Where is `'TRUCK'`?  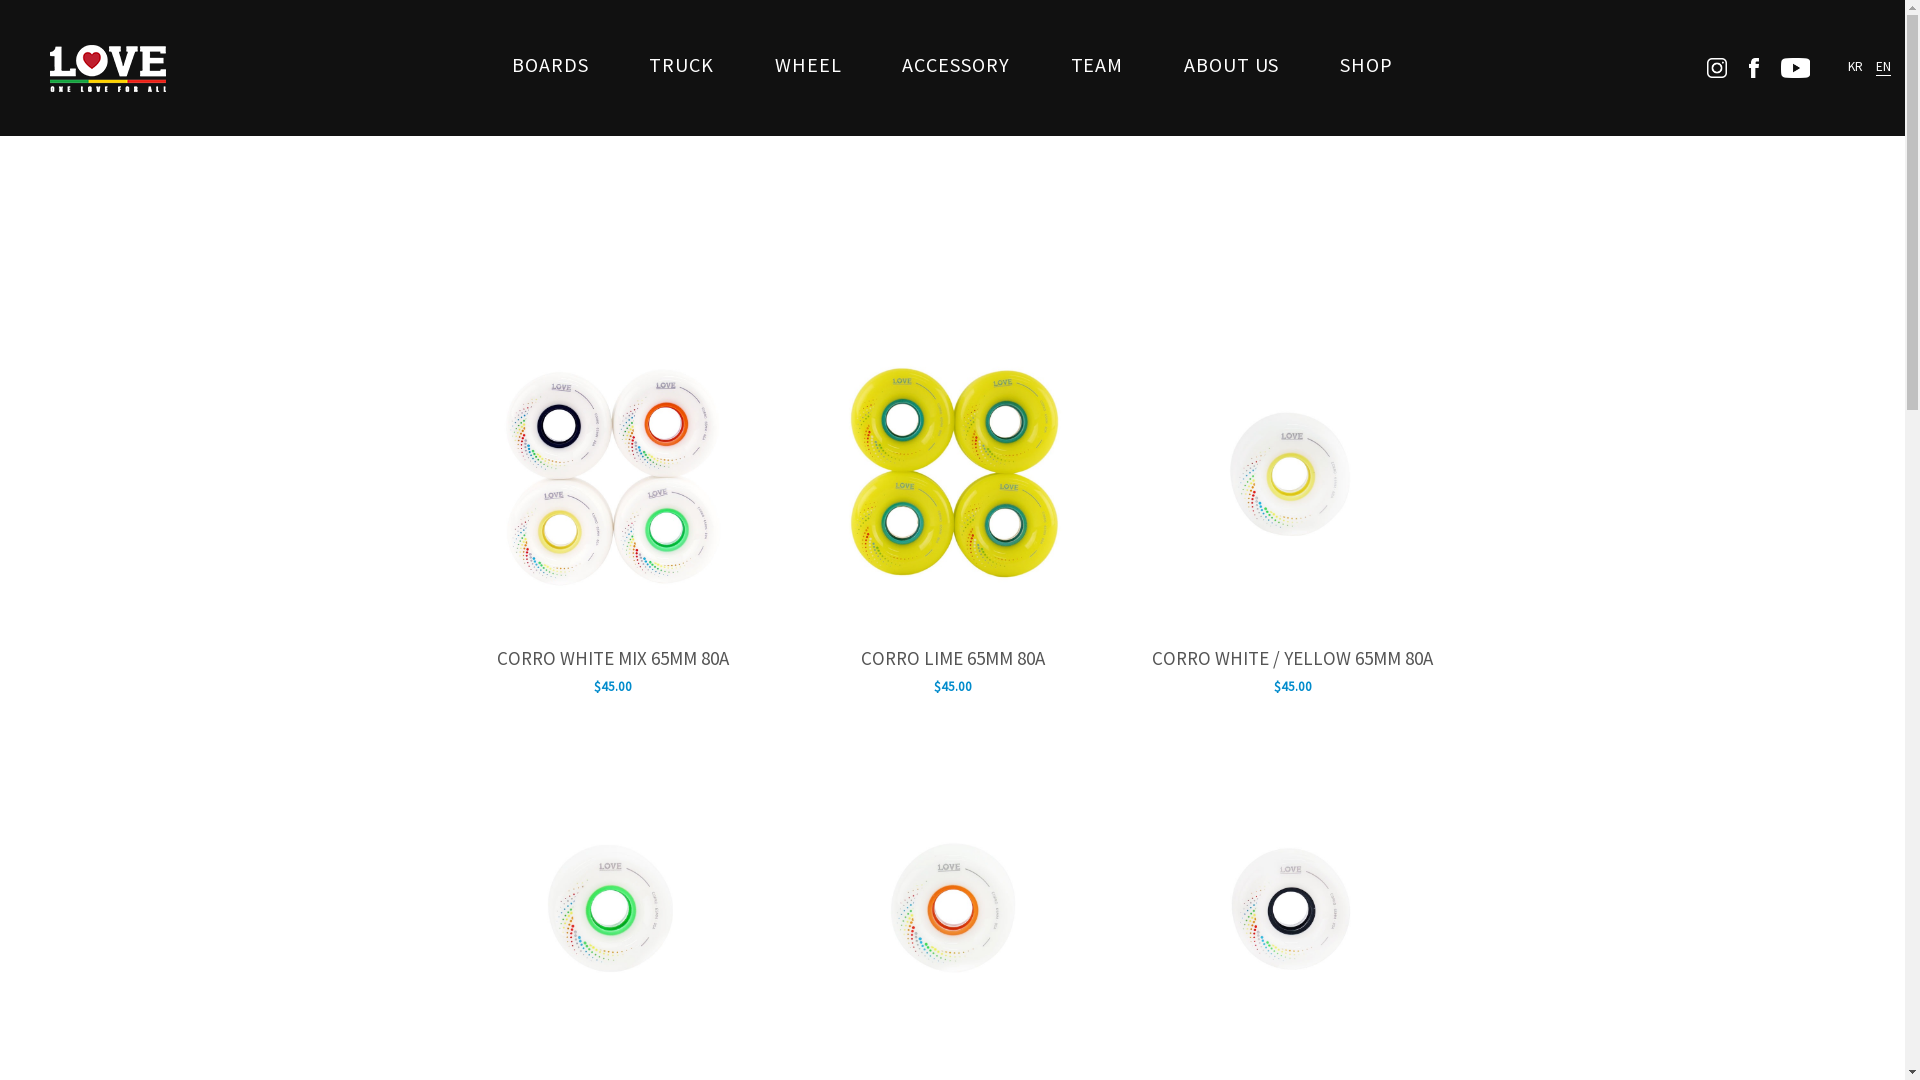 'TRUCK' is located at coordinates (636, 65).